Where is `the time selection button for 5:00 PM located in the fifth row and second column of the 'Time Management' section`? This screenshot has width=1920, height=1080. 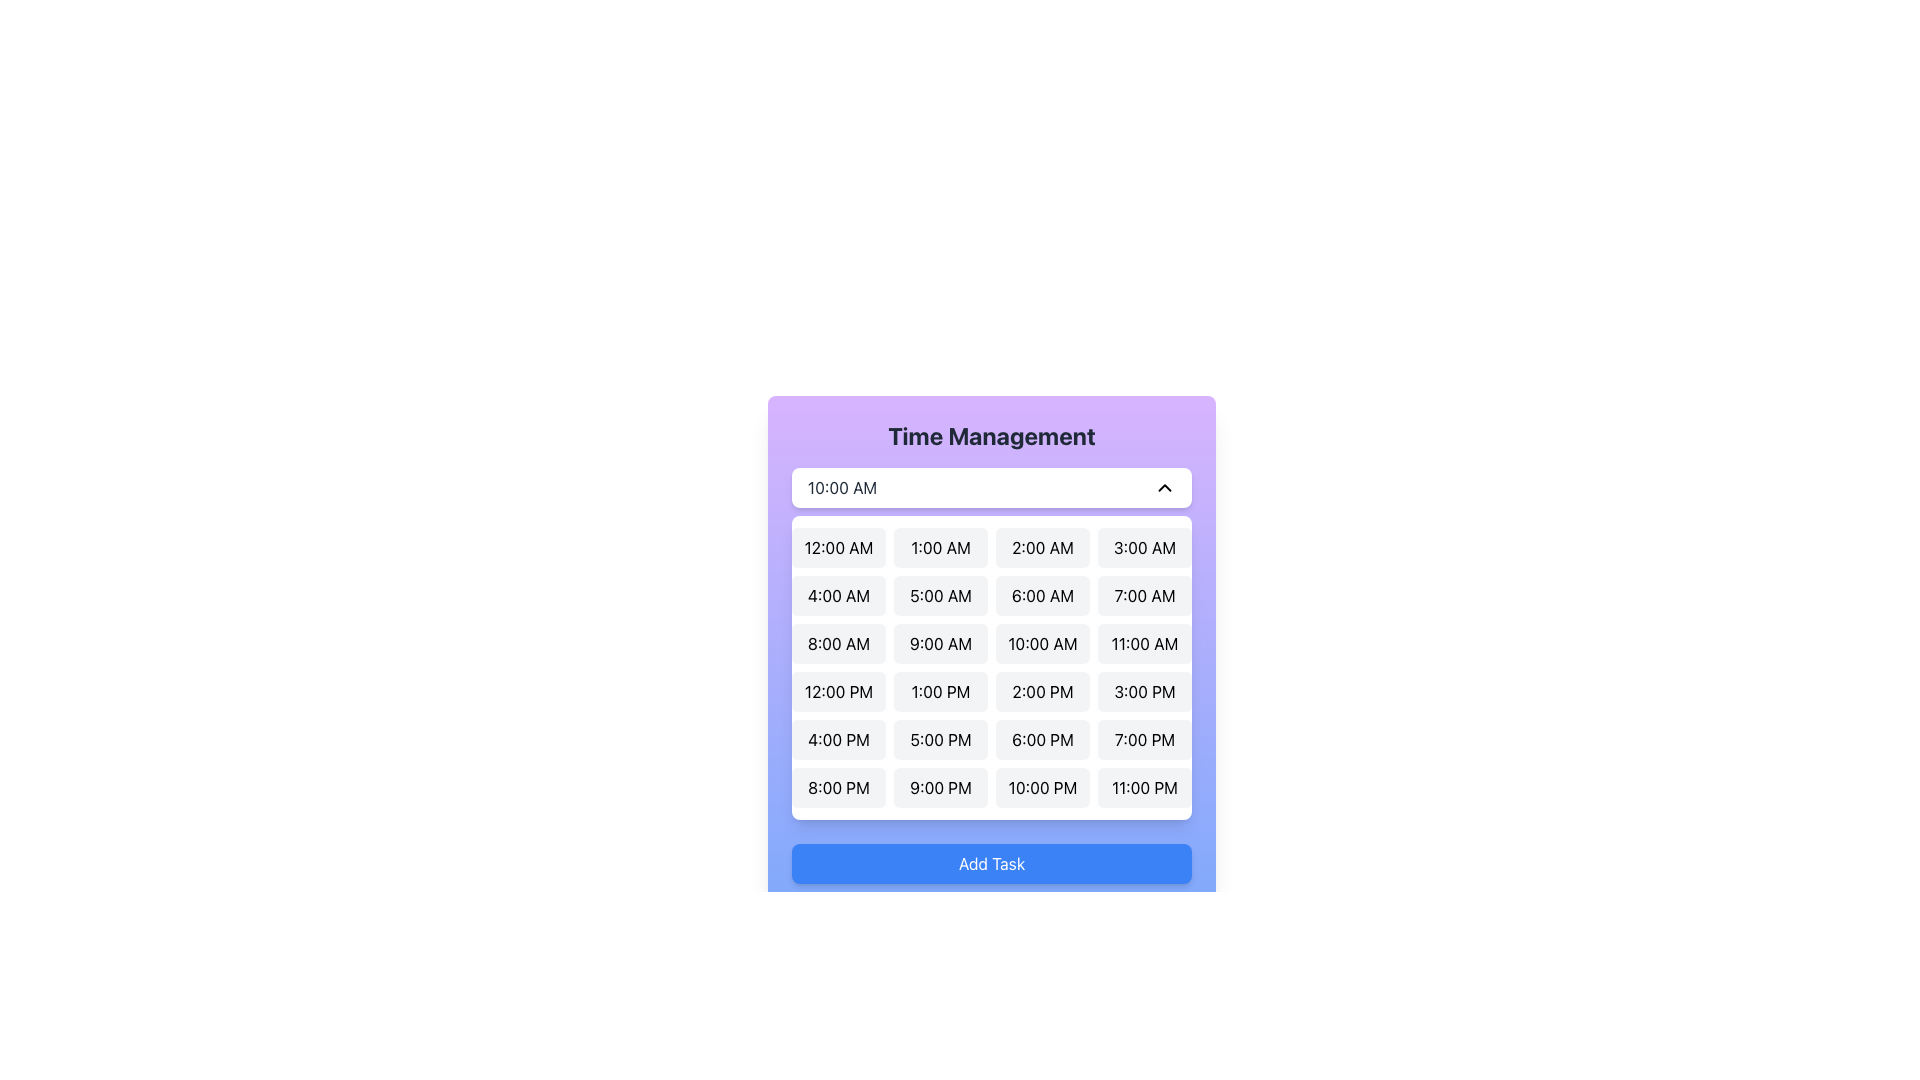 the time selection button for 5:00 PM located in the fifth row and second column of the 'Time Management' section is located at coordinates (939, 740).